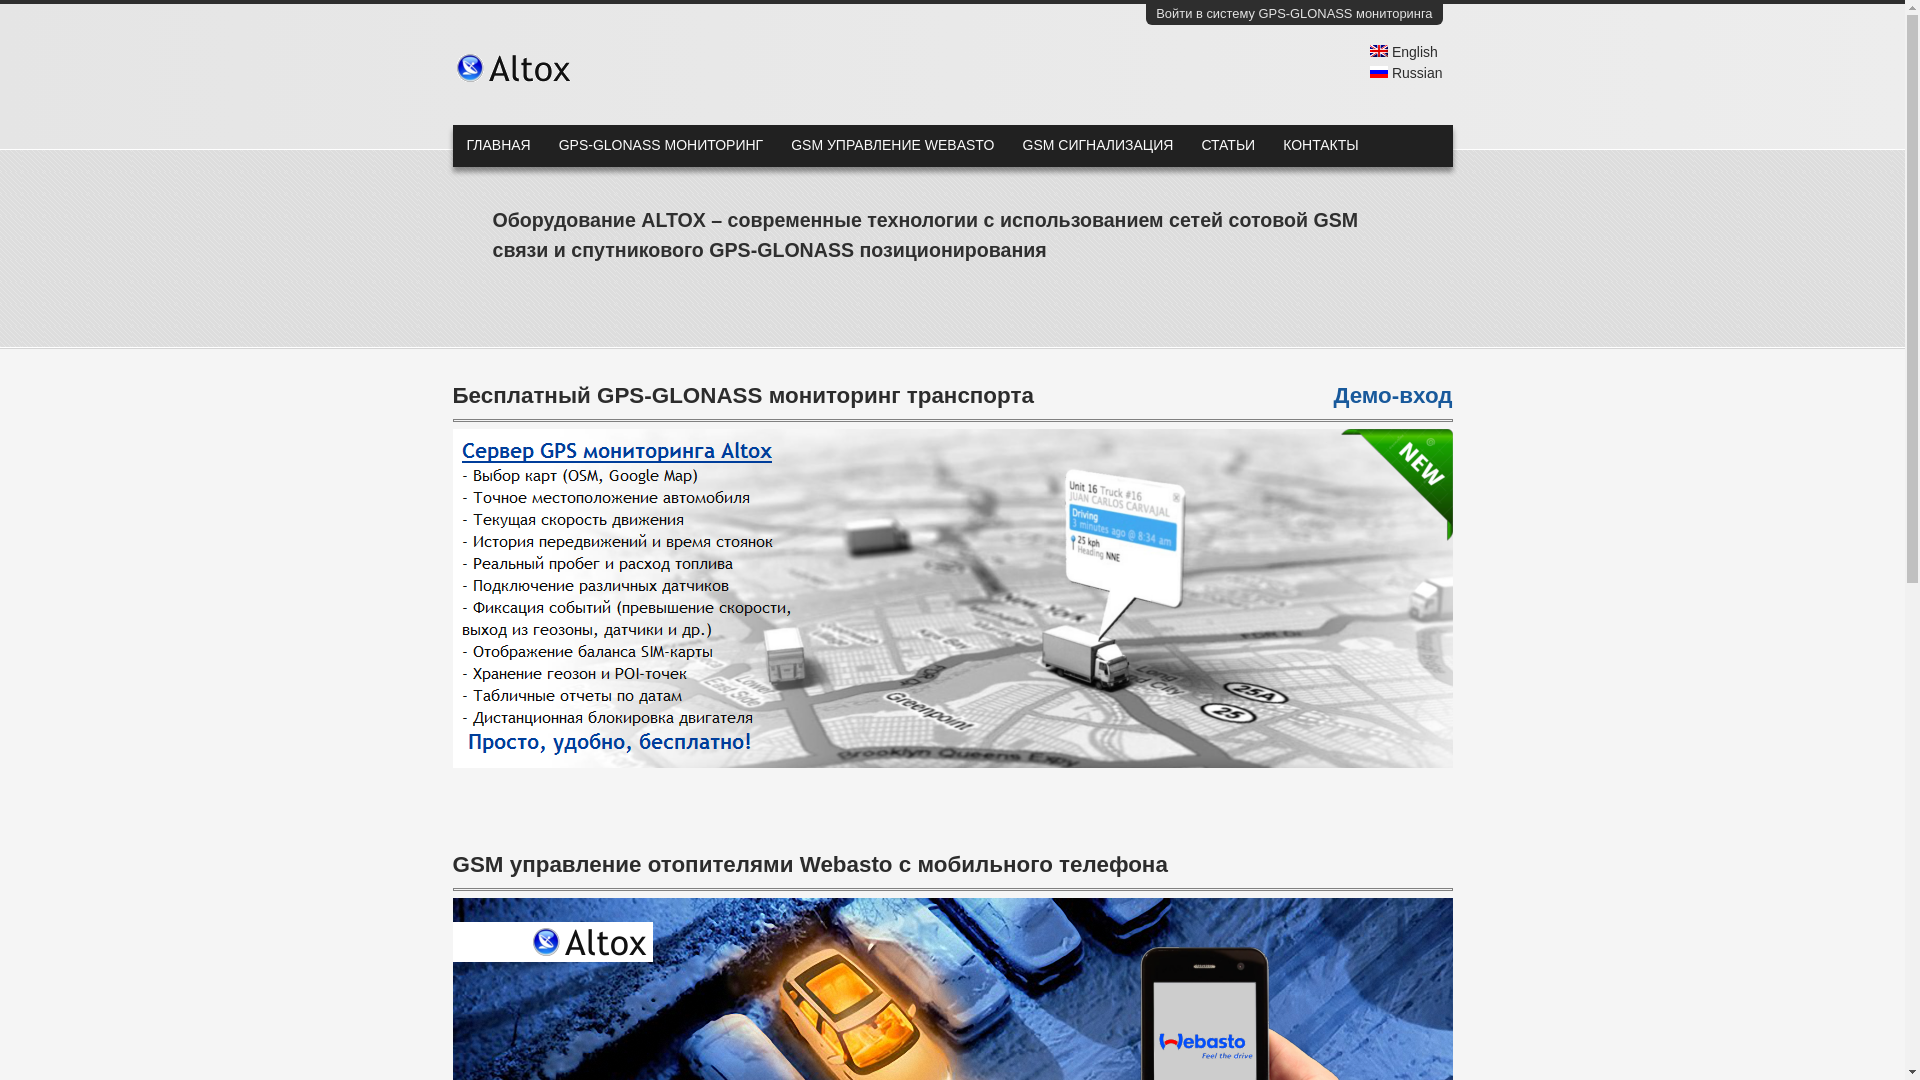 The width and height of the screenshot is (1920, 1080). Describe the element at coordinates (1402, 50) in the screenshot. I see `' English'` at that location.